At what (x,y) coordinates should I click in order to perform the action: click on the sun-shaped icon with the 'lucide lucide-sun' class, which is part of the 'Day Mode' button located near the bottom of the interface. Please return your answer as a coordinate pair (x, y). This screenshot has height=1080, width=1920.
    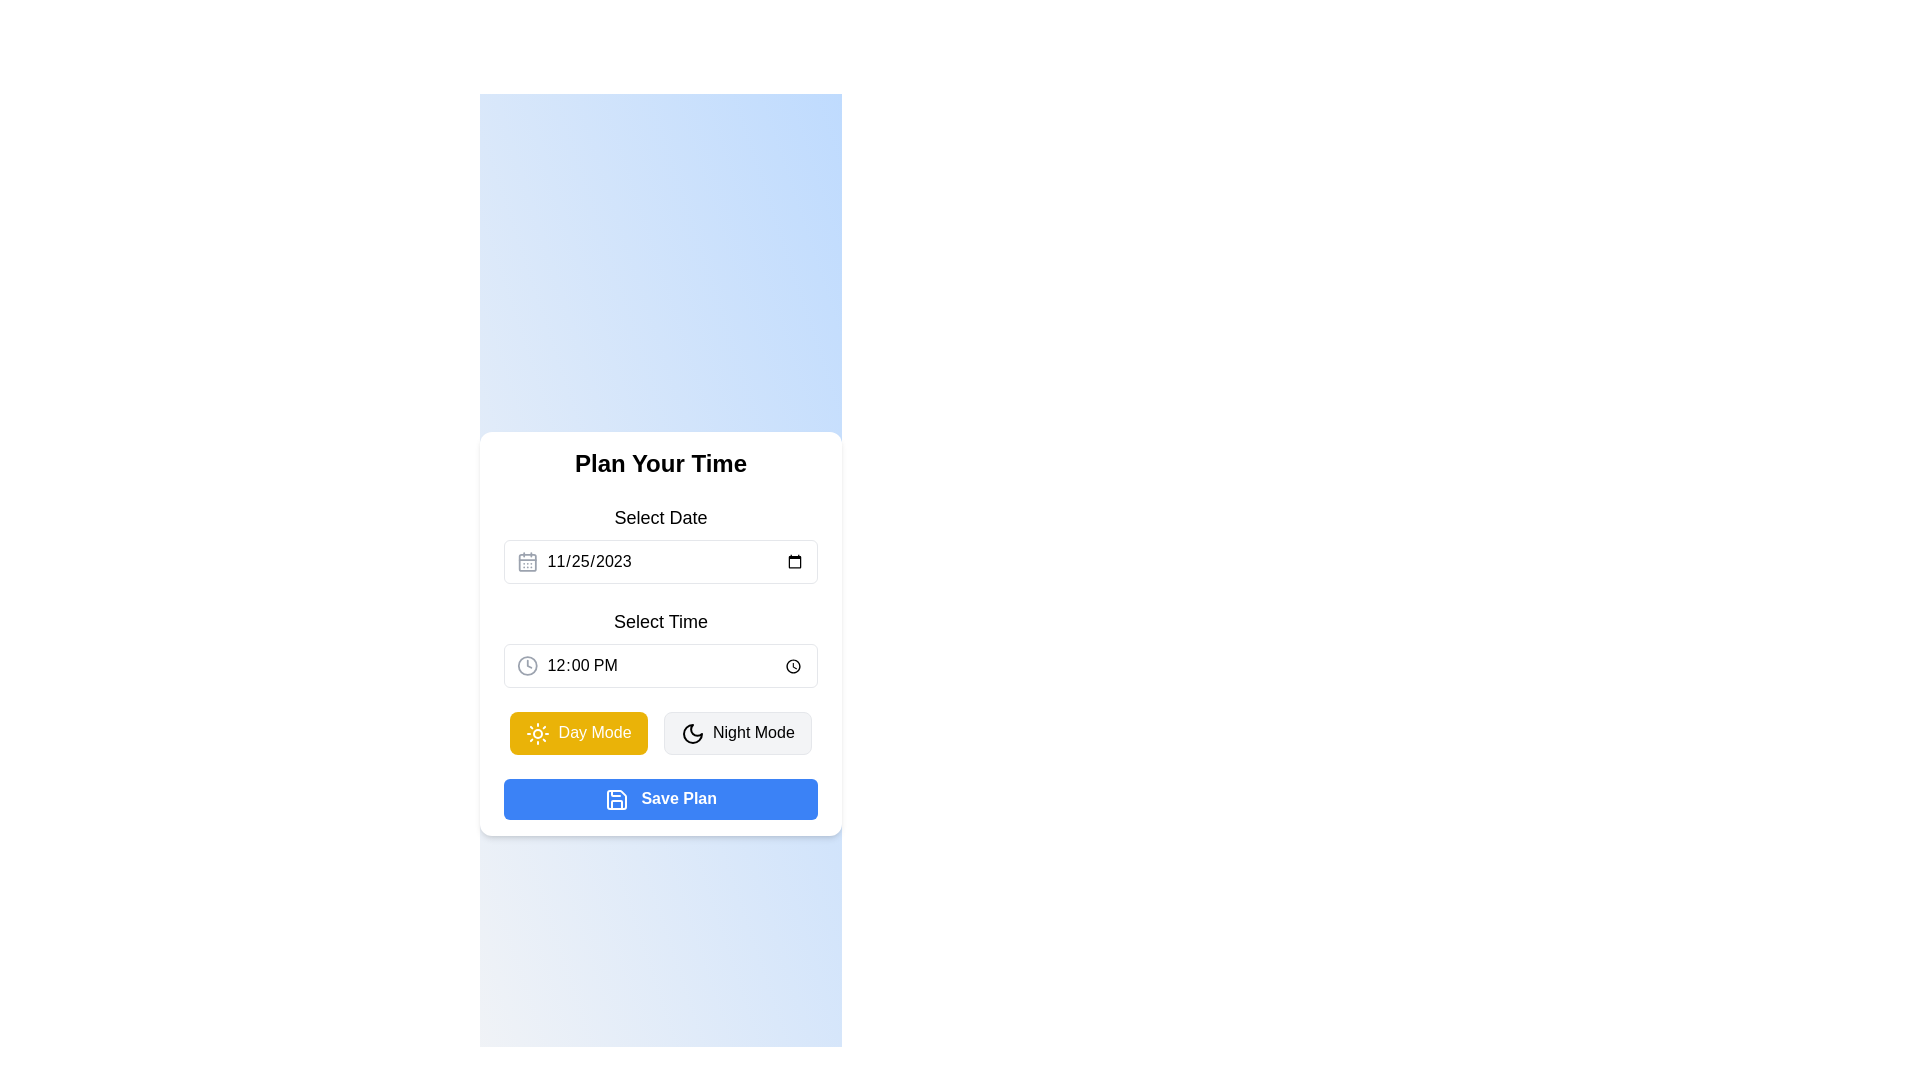
    Looking at the image, I should click on (538, 733).